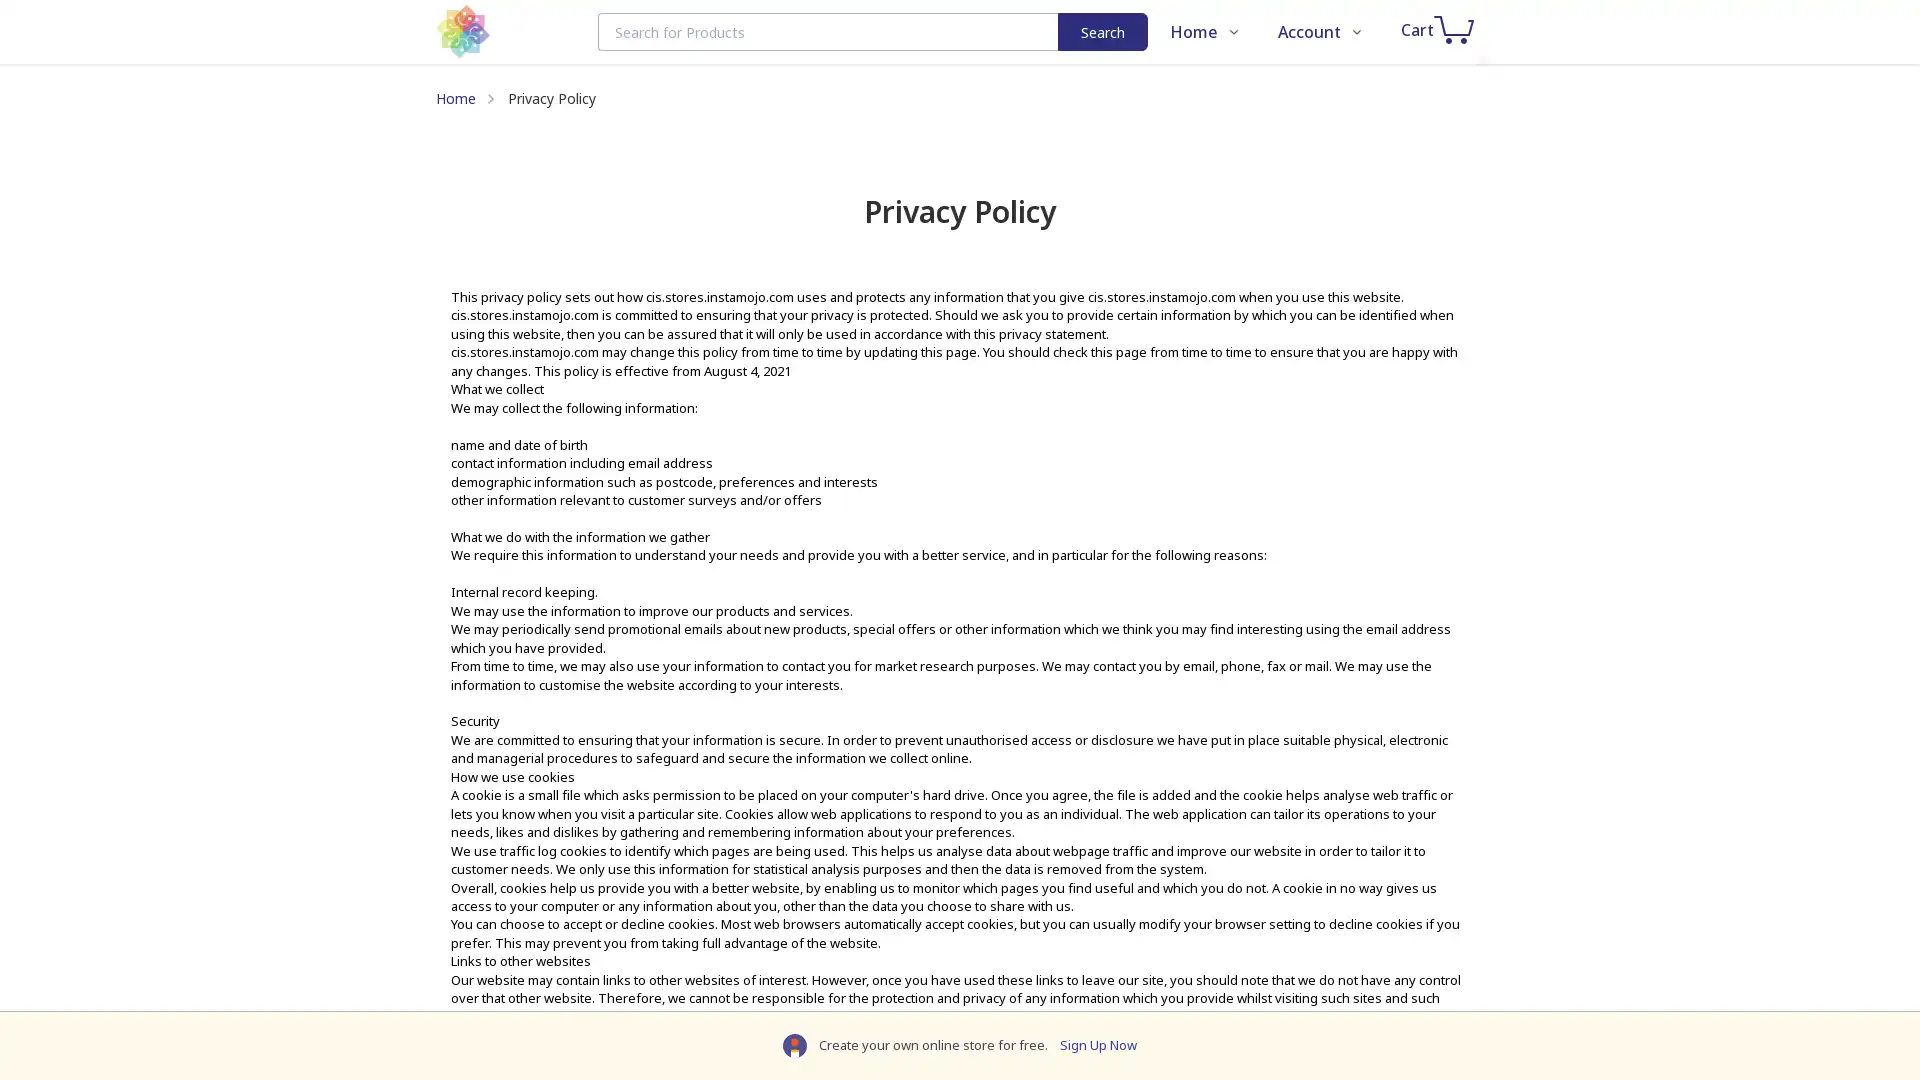  What do you see at coordinates (1728, 219) in the screenshot?
I see `APPLY` at bounding box center [1728, 219].